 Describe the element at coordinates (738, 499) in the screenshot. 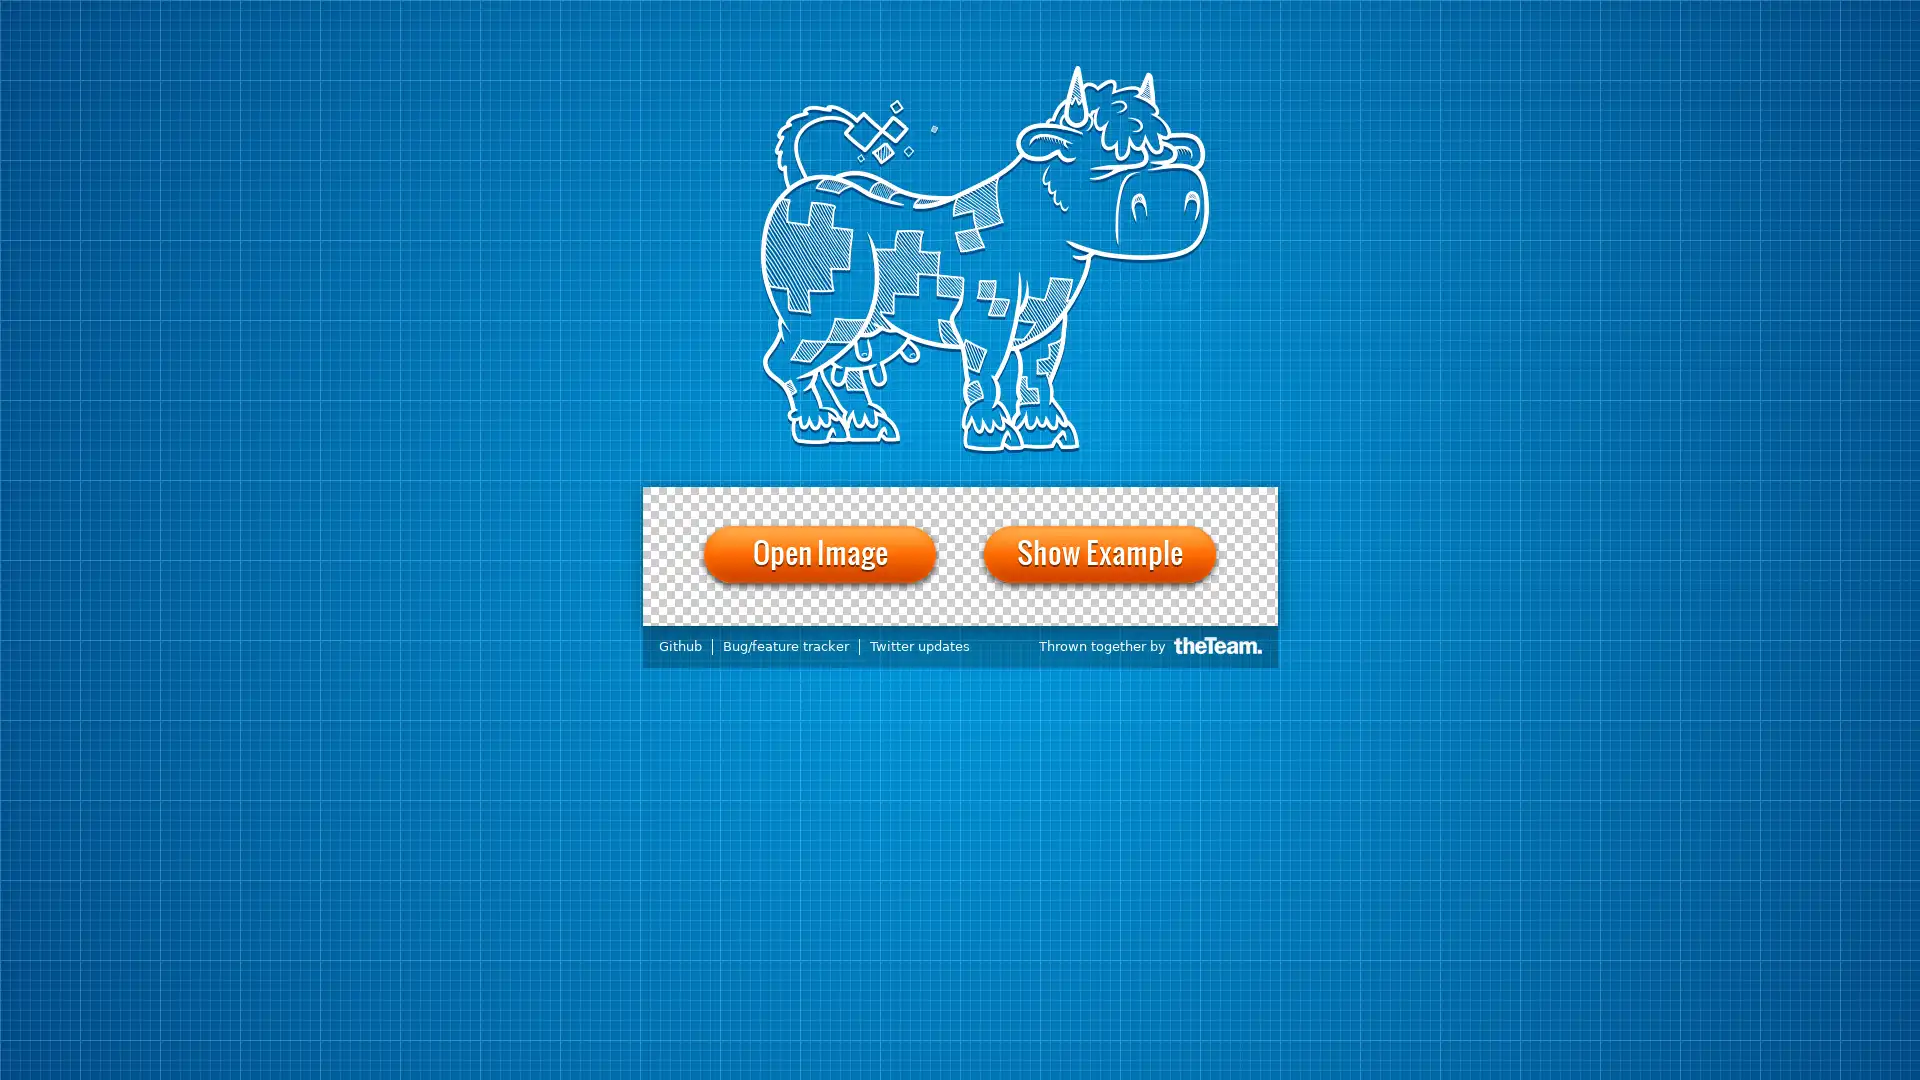

I see `Reload Current Image` at that location.